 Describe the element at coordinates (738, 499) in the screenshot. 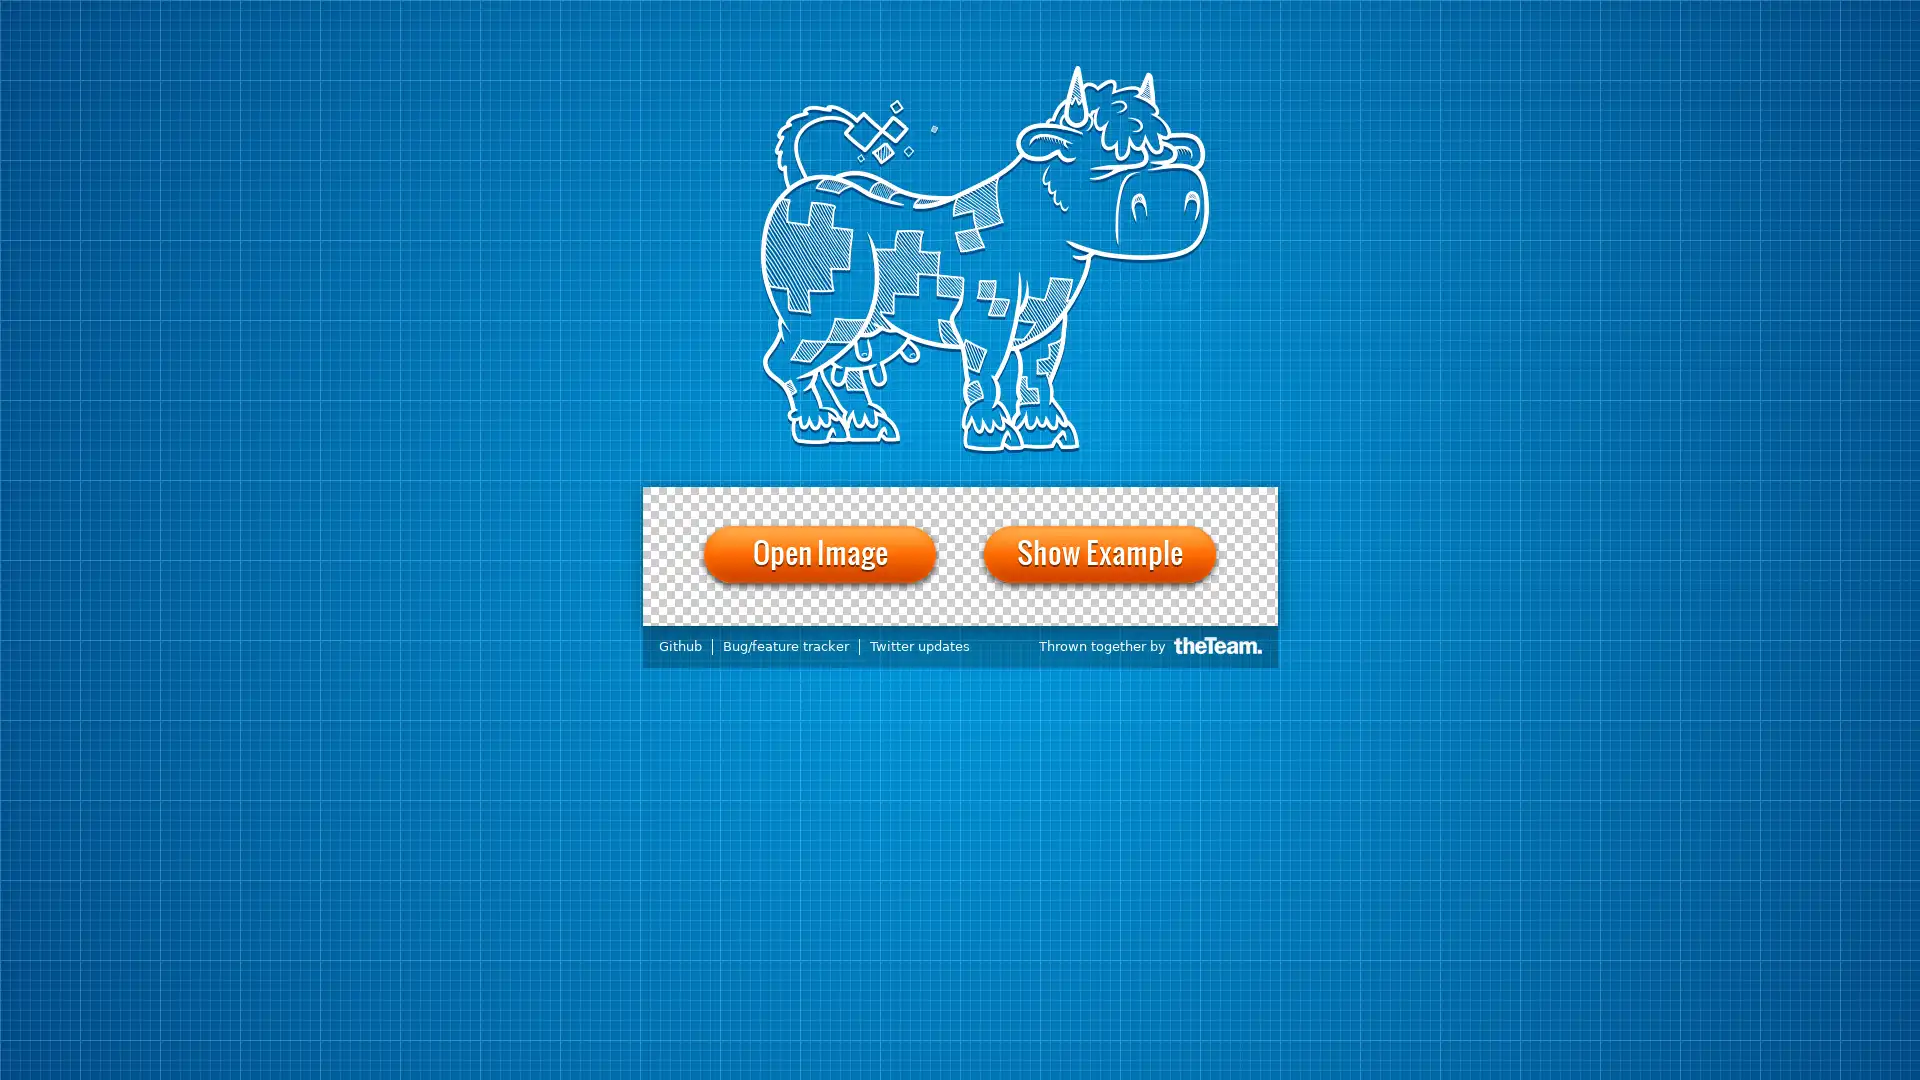

I see `Reload Current Image` at that location.